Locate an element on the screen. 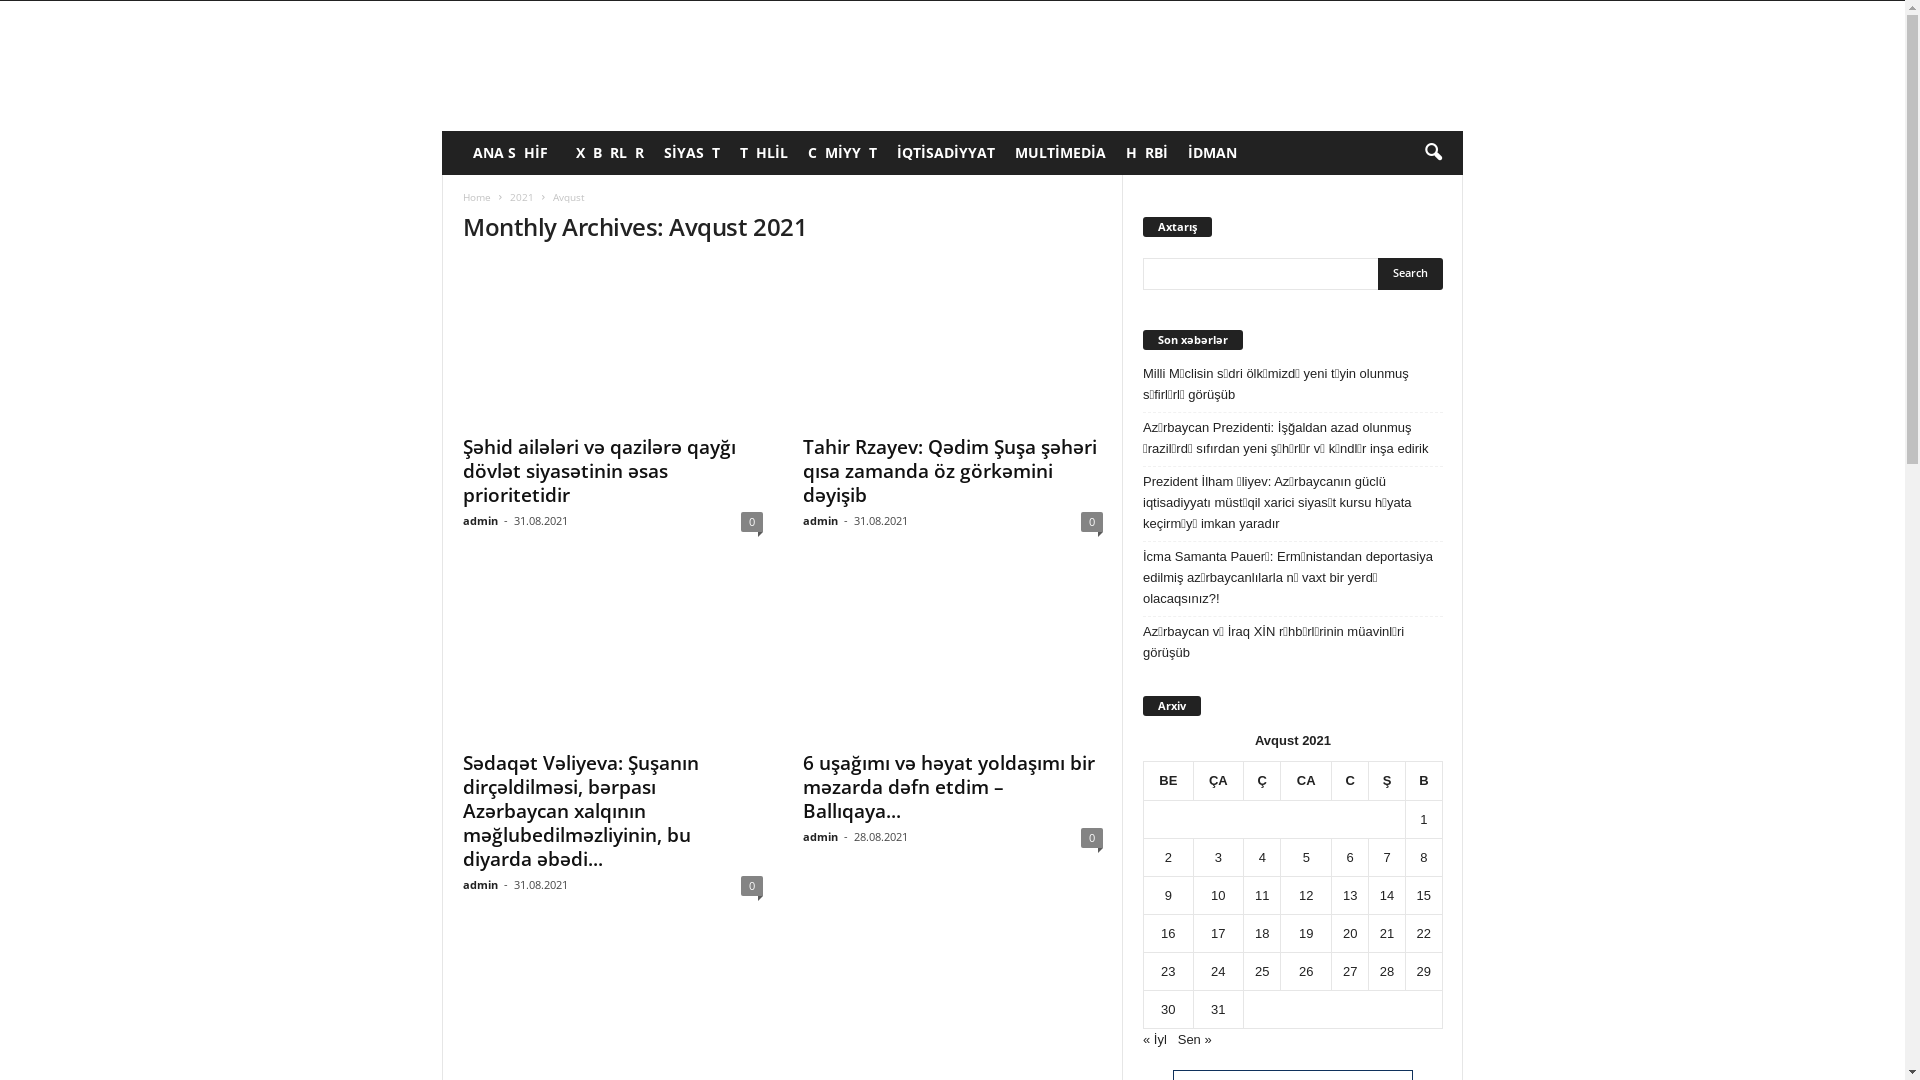 The image size is (1920, 1080). '27' is located at coordinates (1349, 970).